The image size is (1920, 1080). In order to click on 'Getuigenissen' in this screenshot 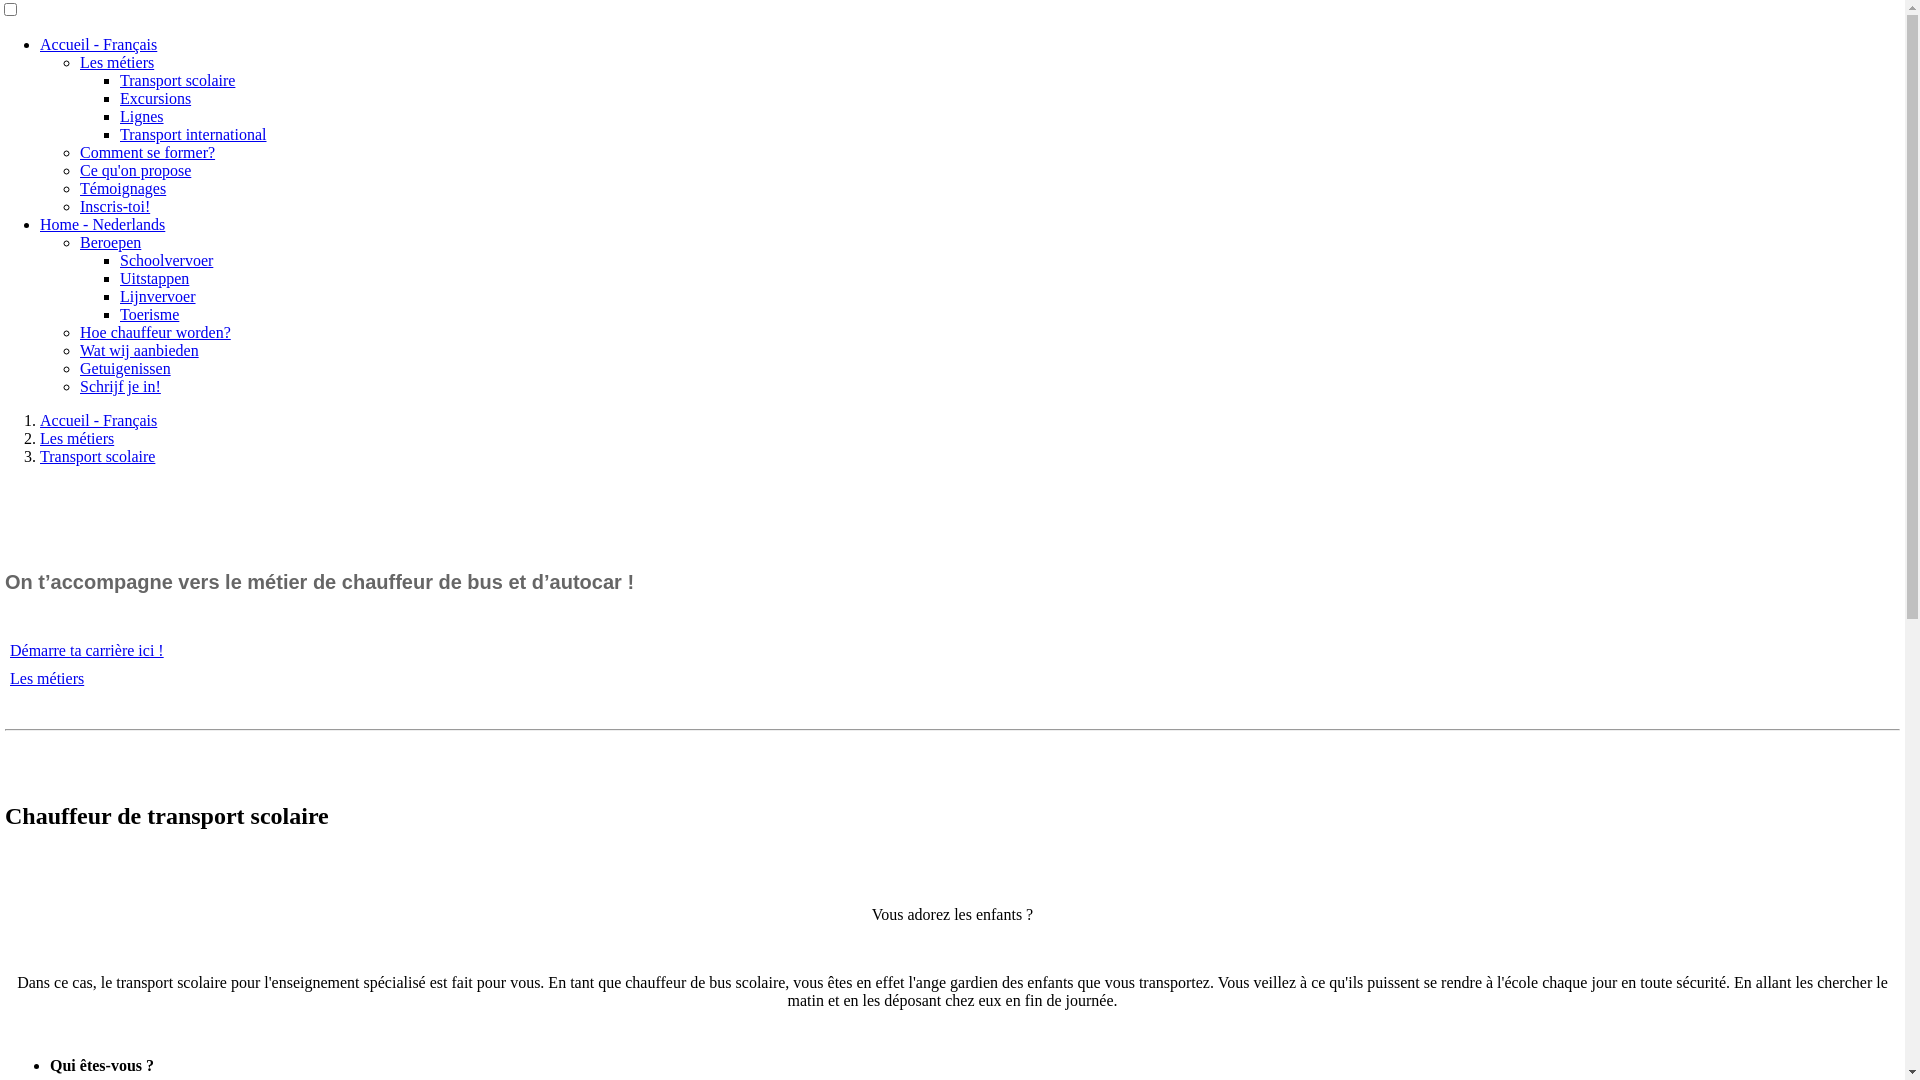, I will do `click(124, 368)`.